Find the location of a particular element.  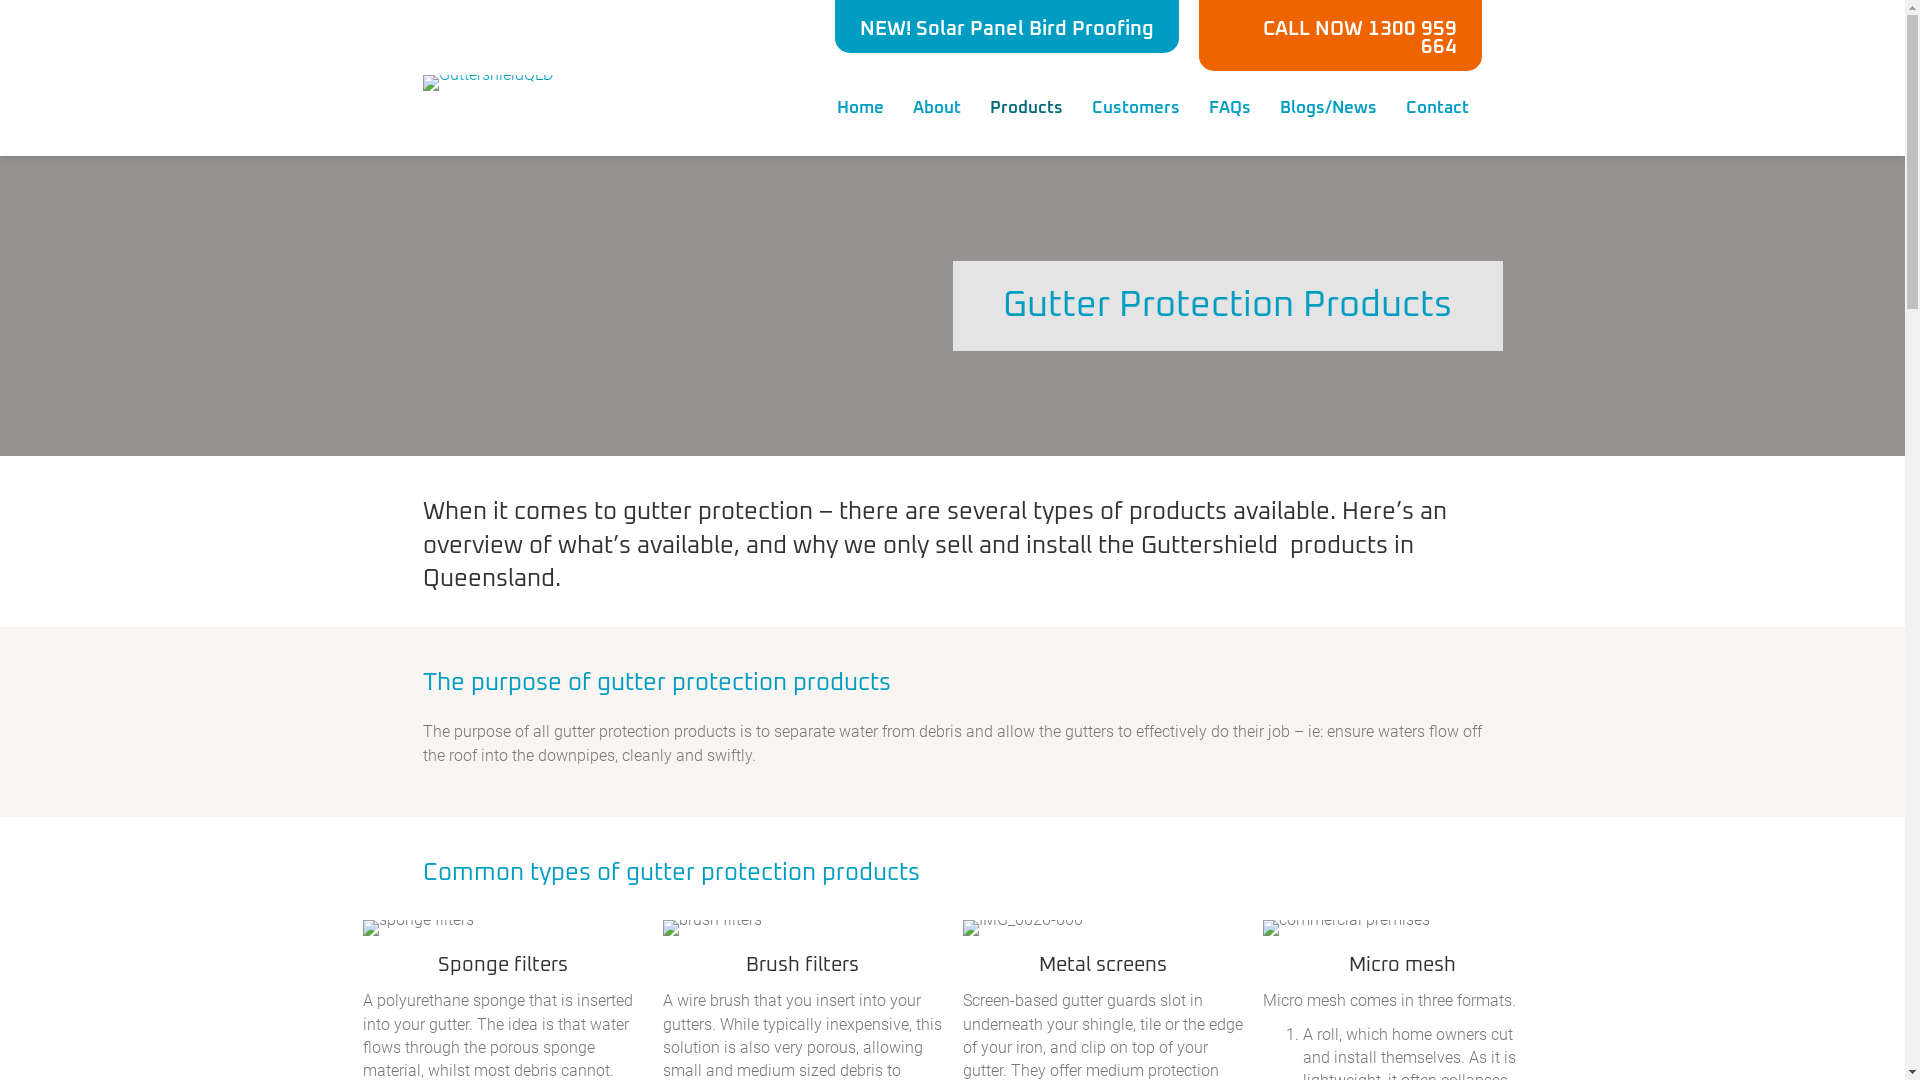

'CALL NOW 1300 959 664' is located at coordinates (1340, 35).